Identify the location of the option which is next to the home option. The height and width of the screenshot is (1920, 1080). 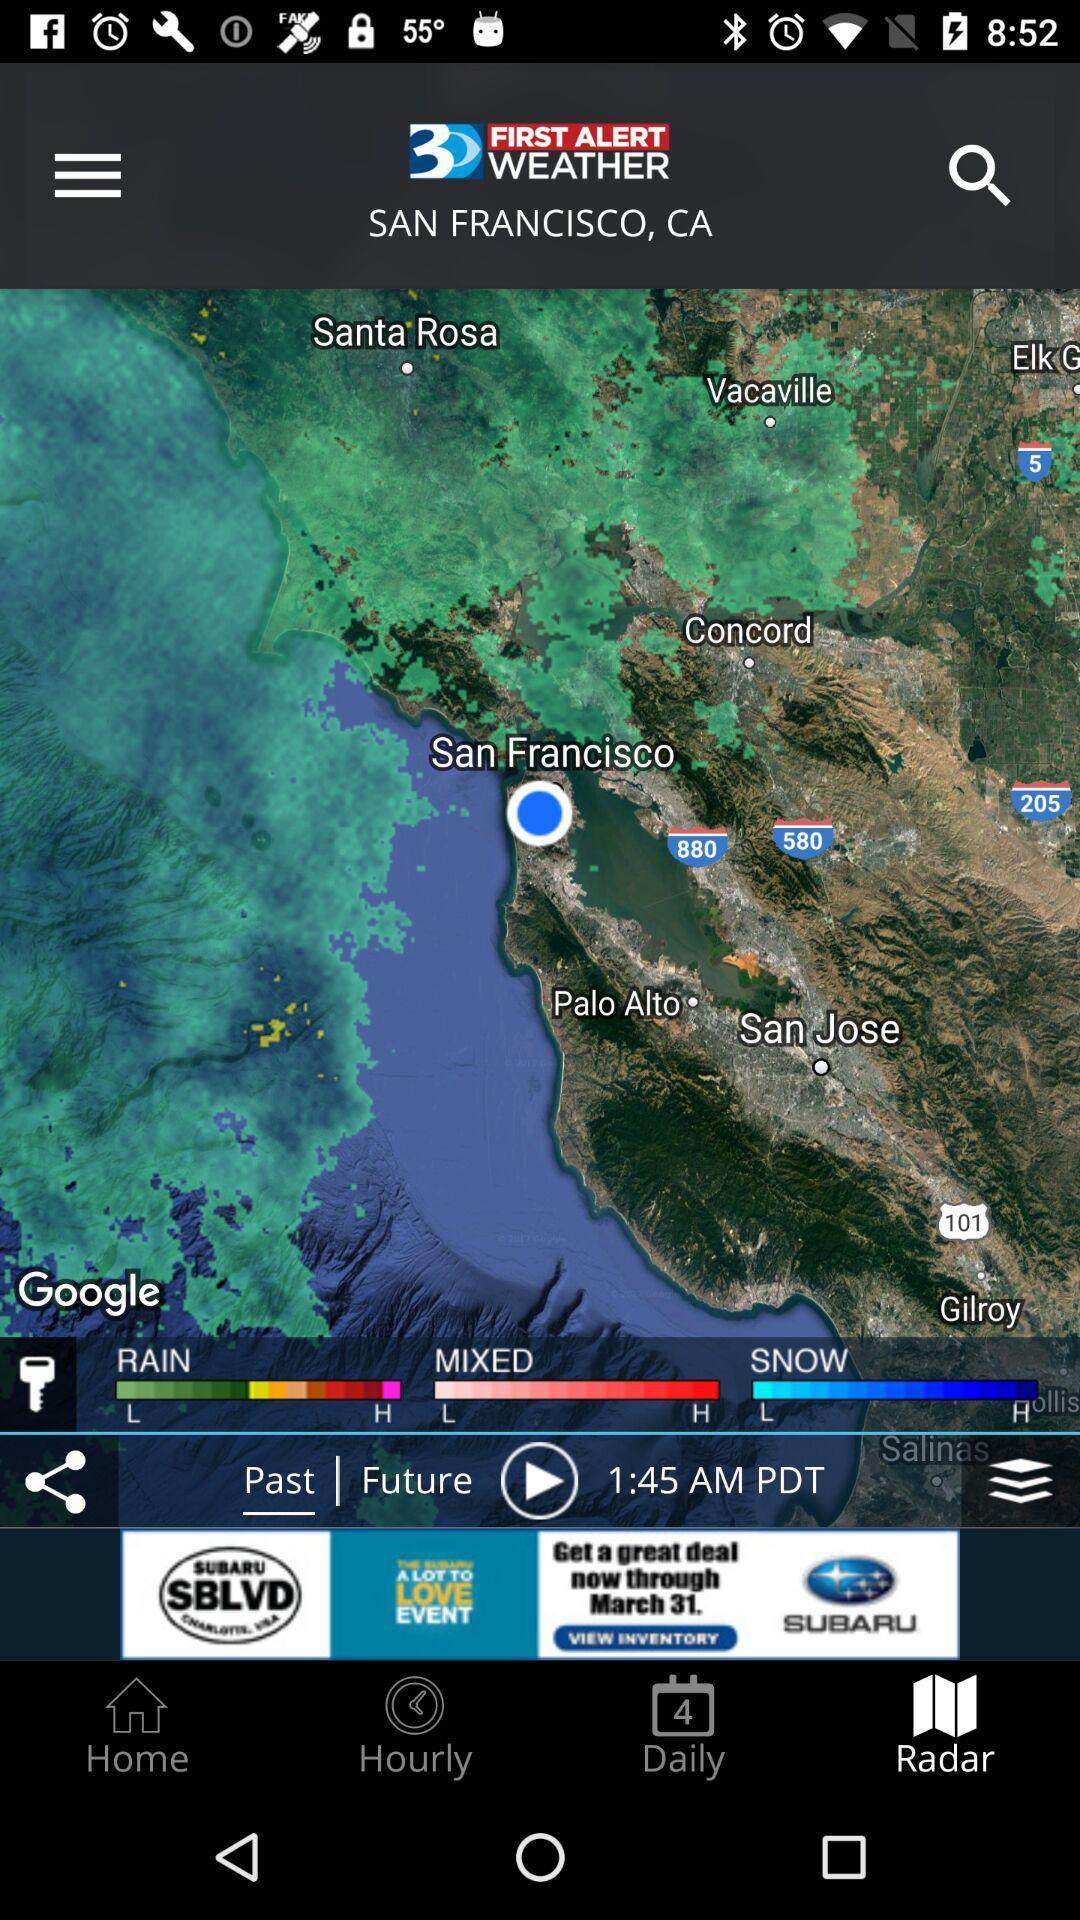
(414, 1726).